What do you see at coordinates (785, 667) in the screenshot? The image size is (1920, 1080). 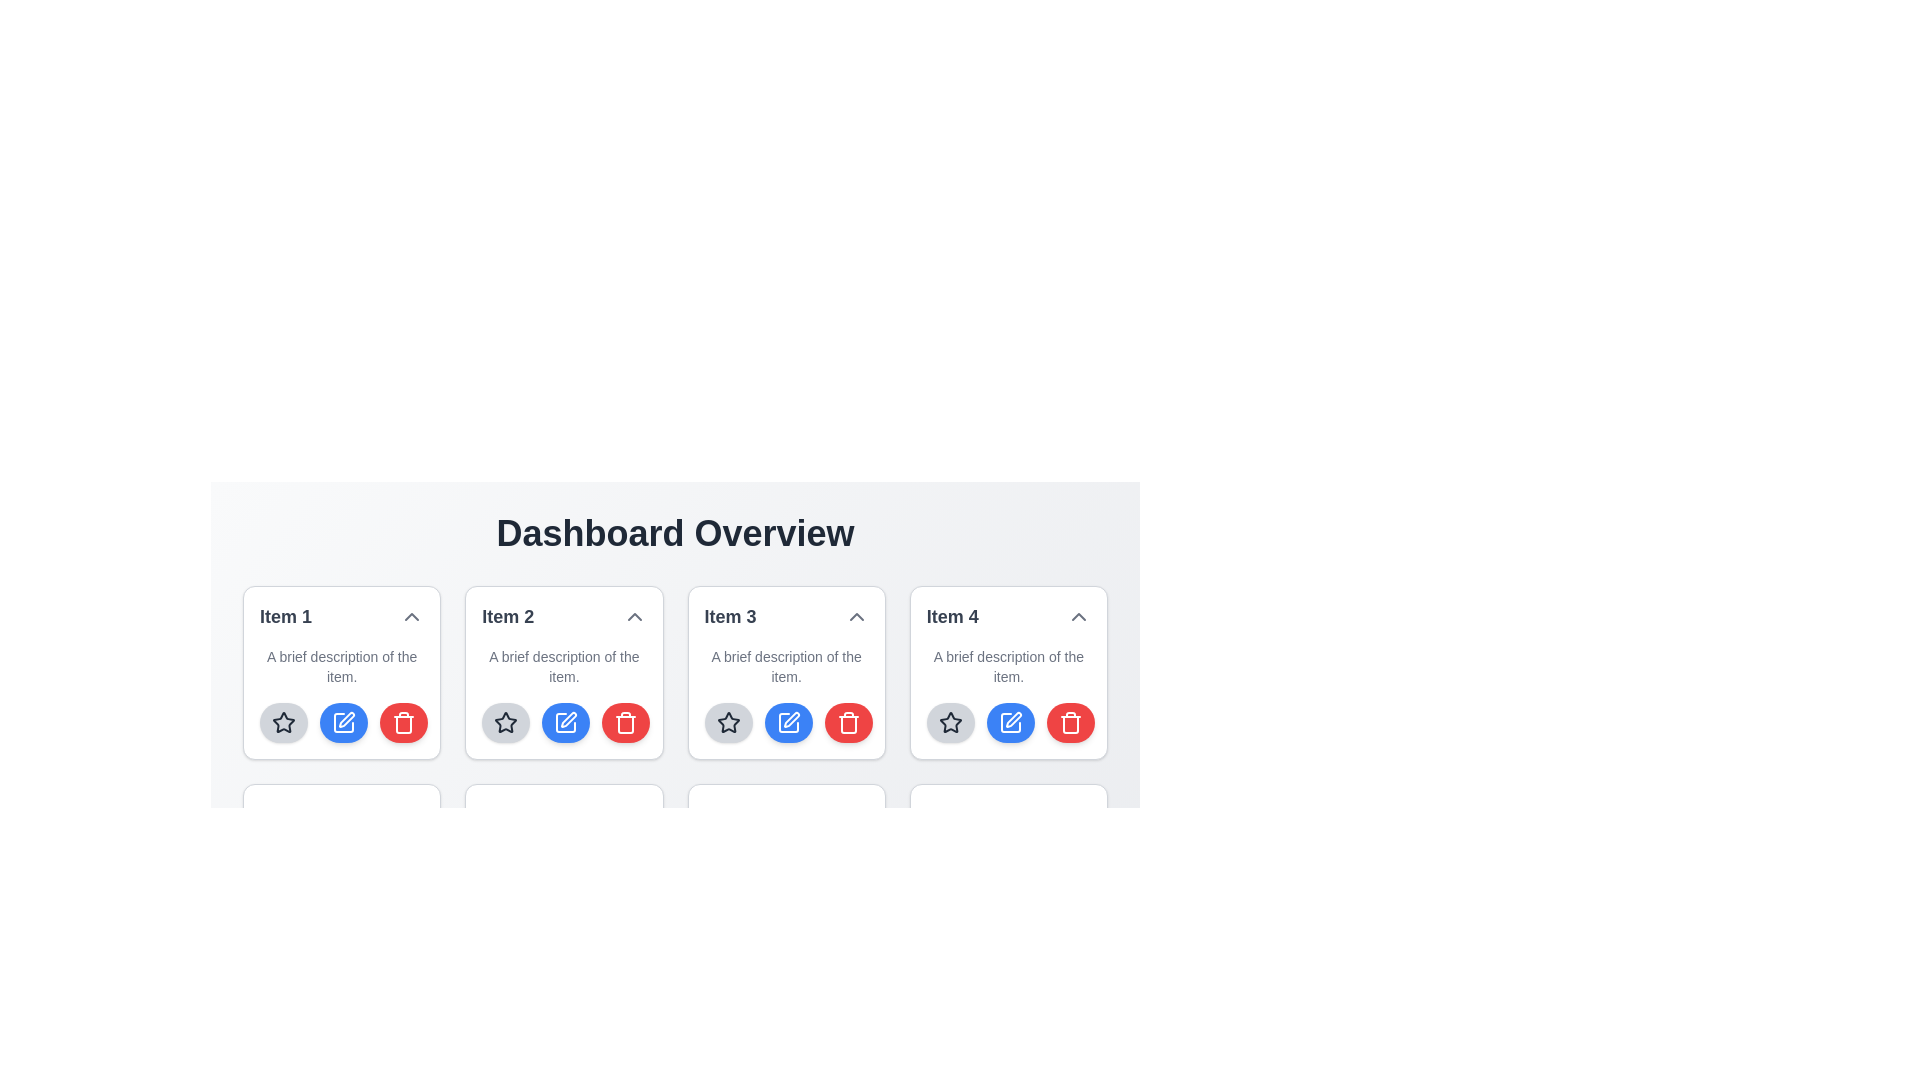 I see `text content of the Text element located beneath the title 'Item 3' in the third card of the horizontally arranged card layout` at bounding box center [785, 667].